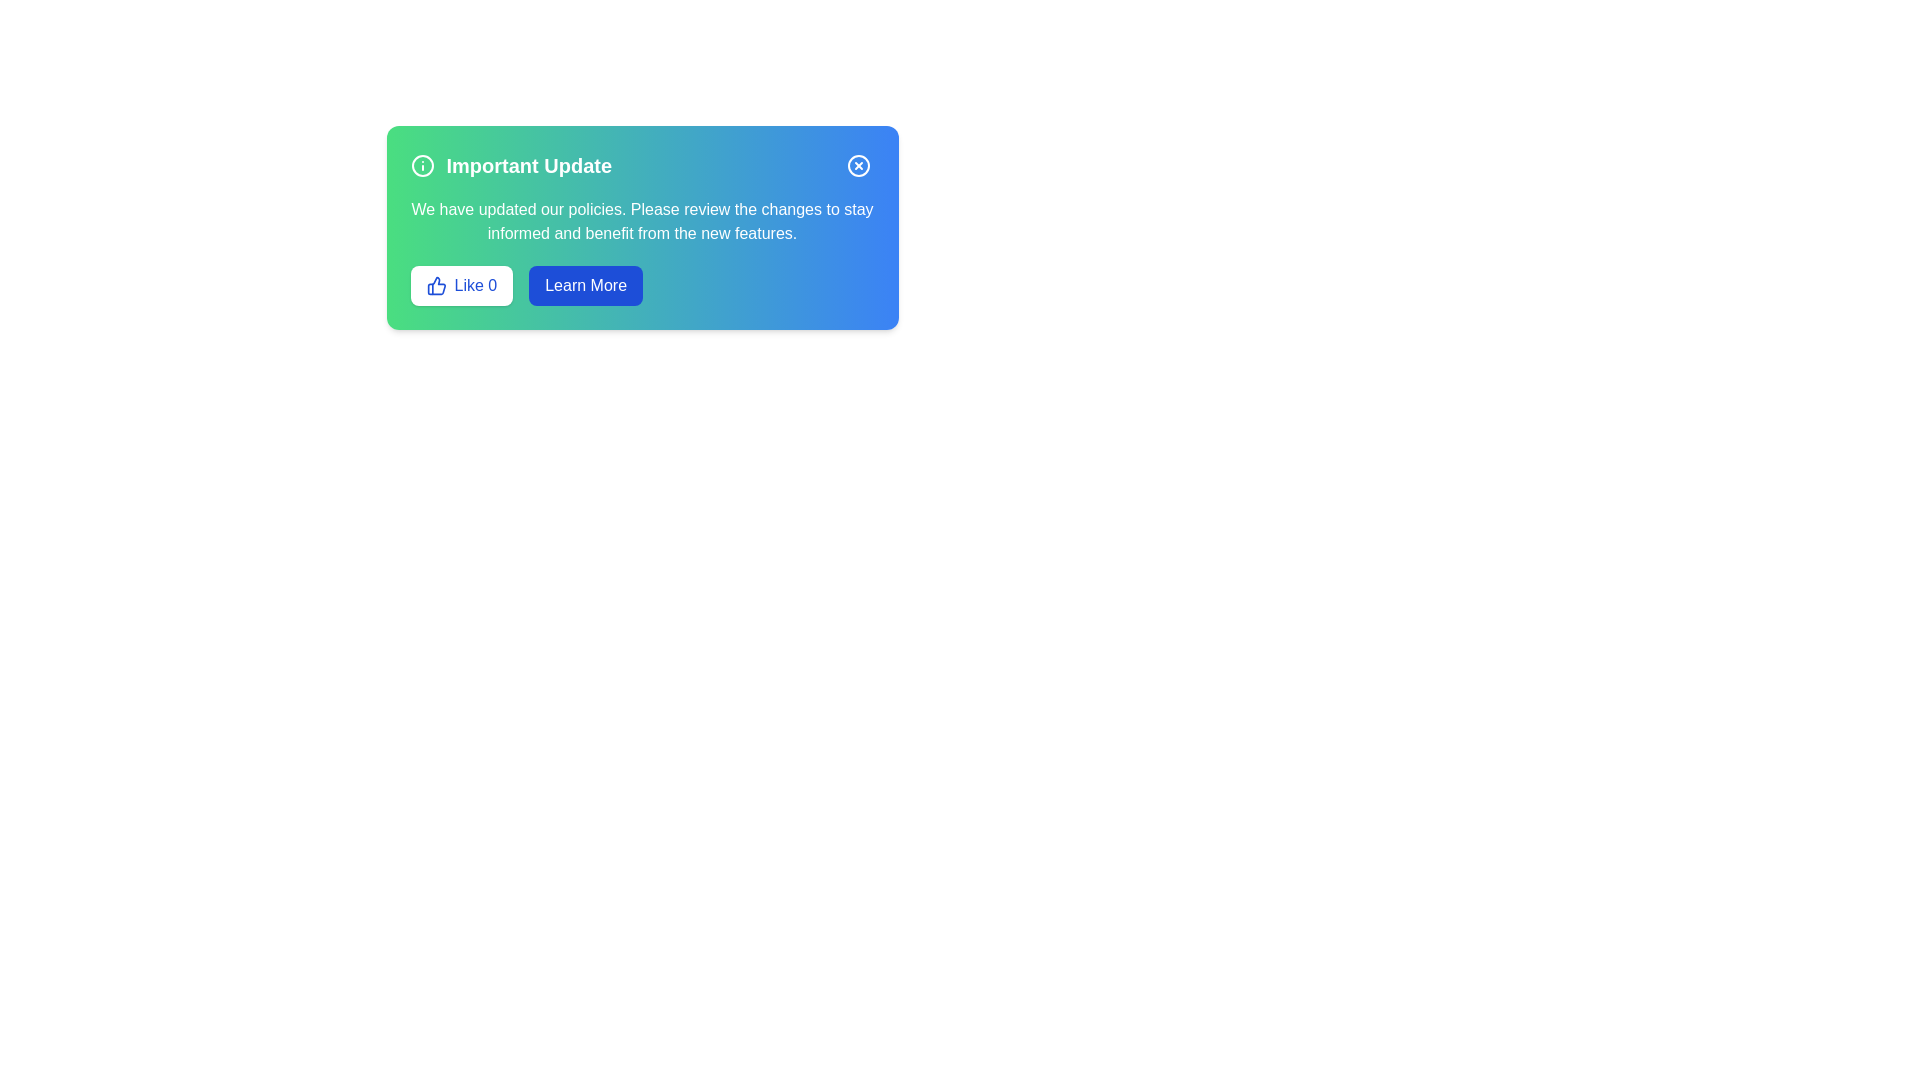 This screenshot has width=1920, height=1080. I want to click on the close button to hide the alert, so click(858, 164).